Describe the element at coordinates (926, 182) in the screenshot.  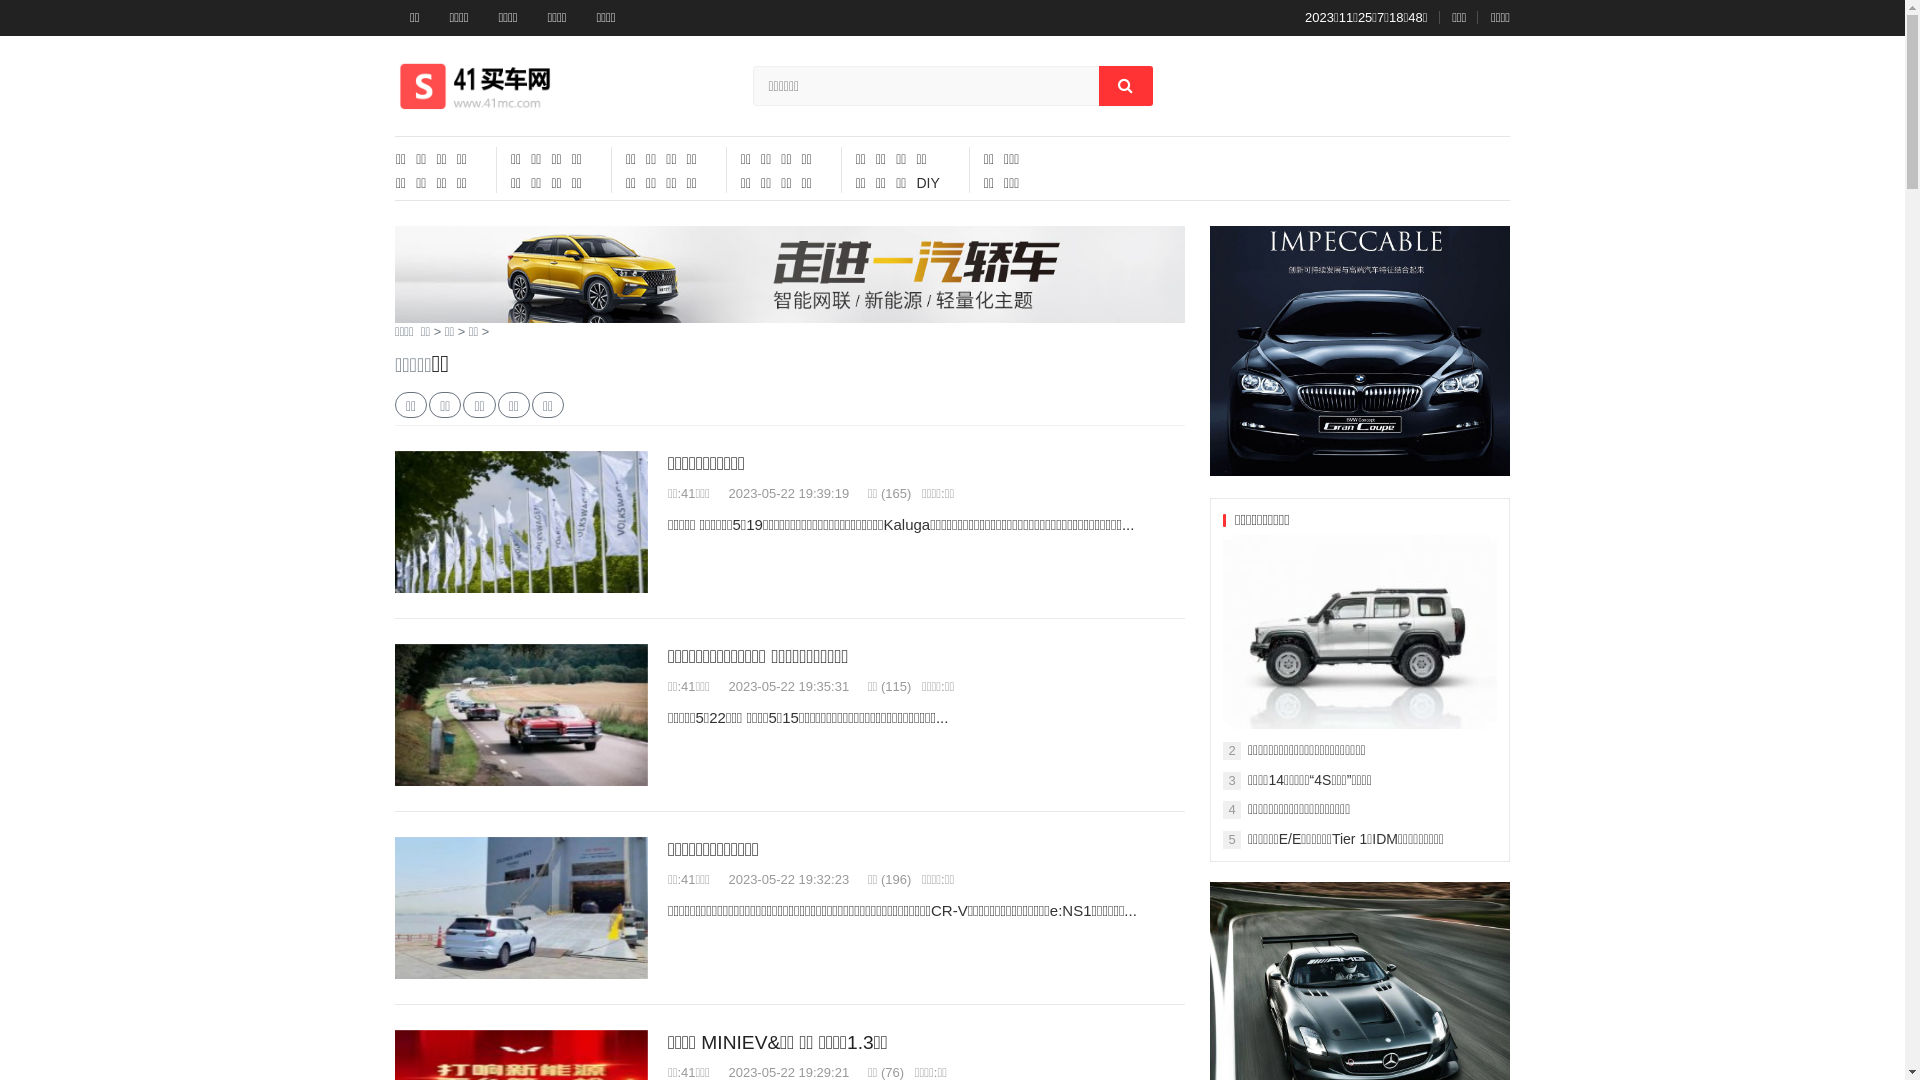
I see `'DIY'` at that location.